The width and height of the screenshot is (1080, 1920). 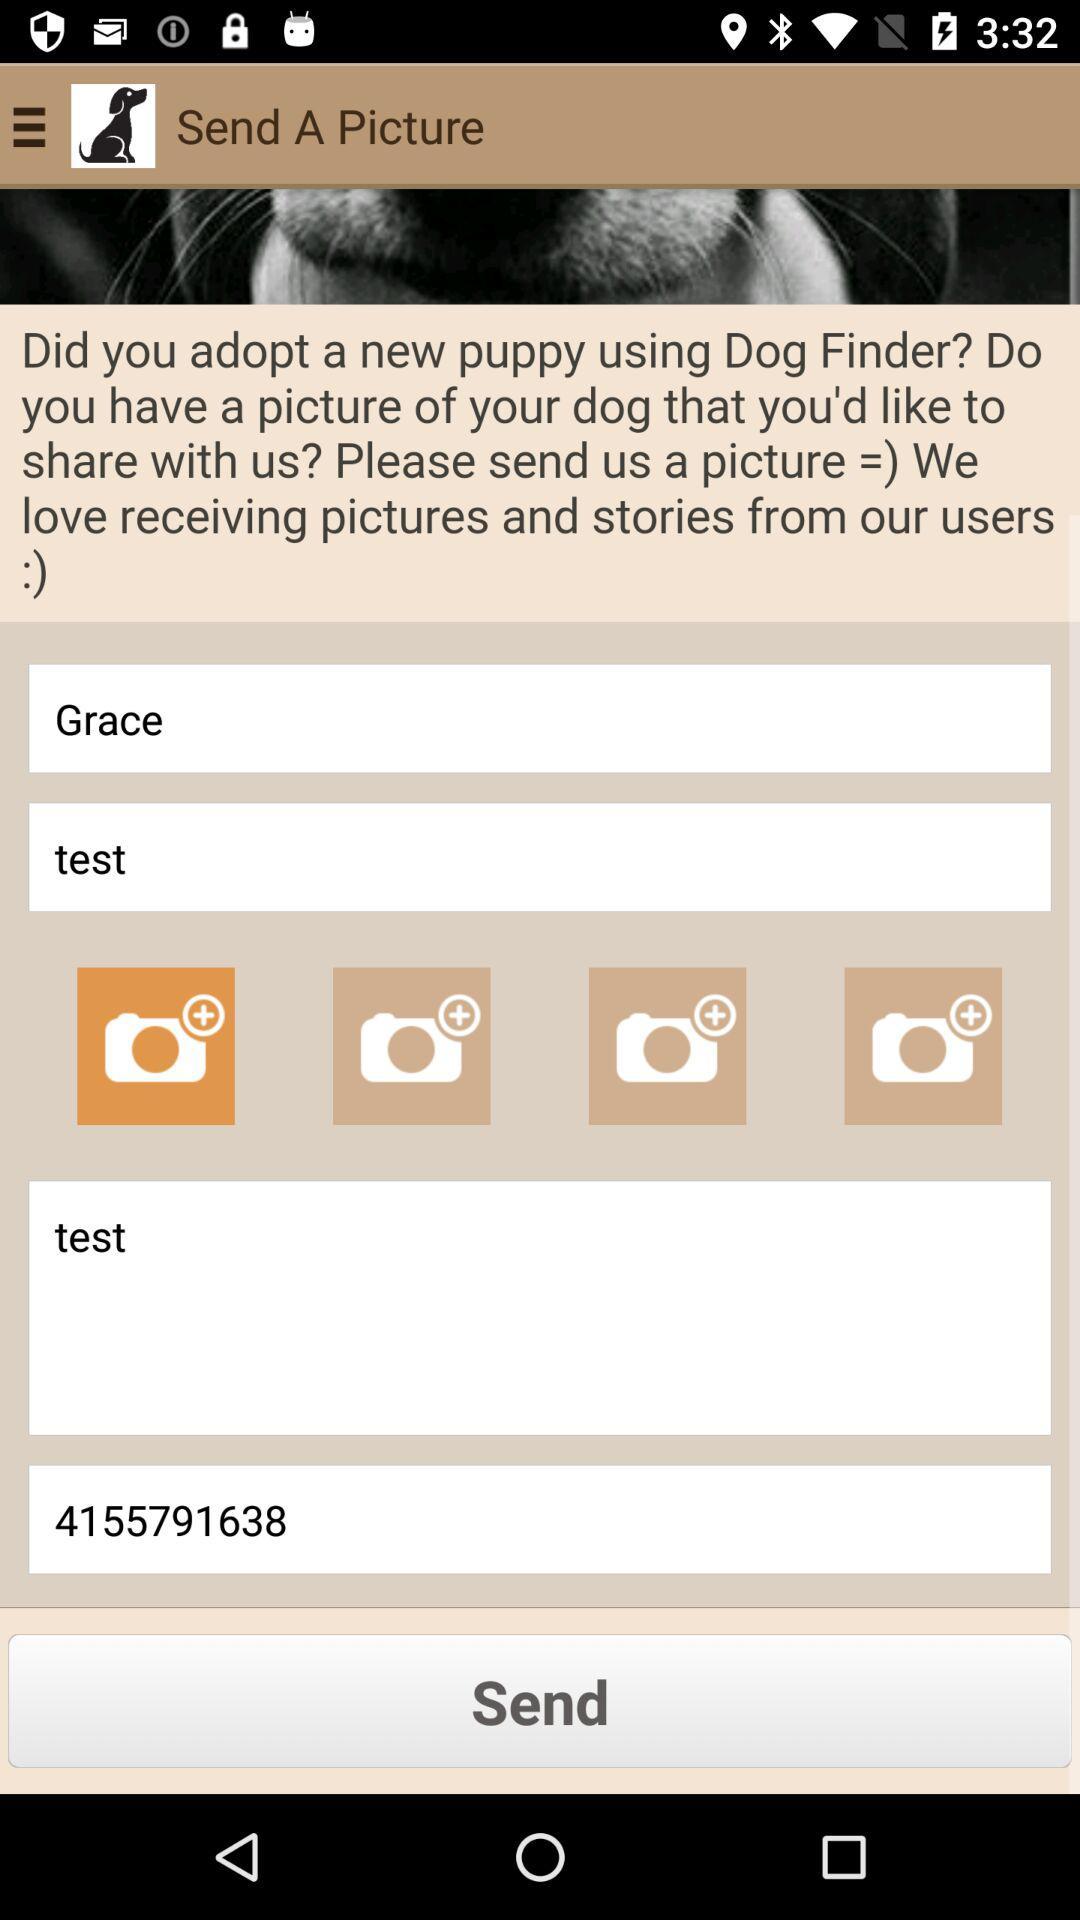 What do you see at coordinates (540, 857) in the screenshot?
I see `tap on the box that reads test shown below grace` at bounding box center [540, 857].